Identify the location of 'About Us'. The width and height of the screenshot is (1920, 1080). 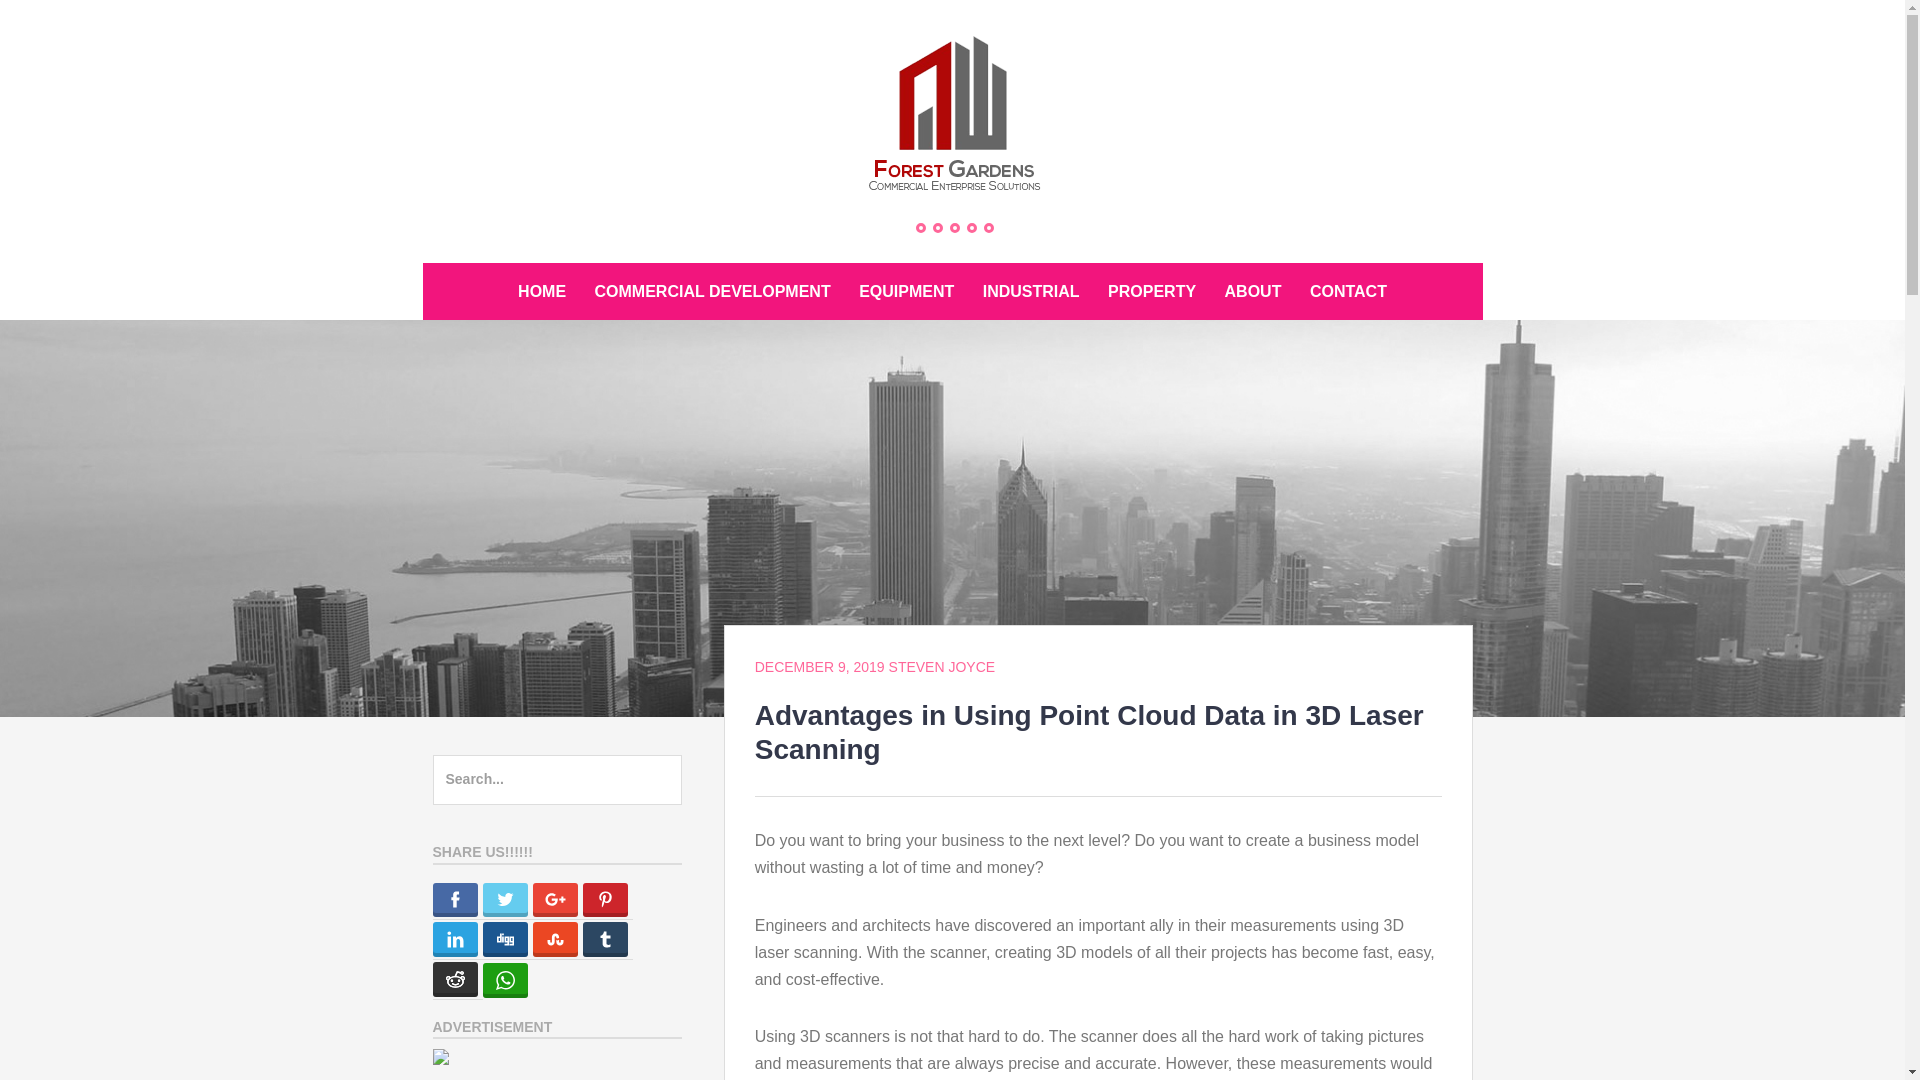
(936, 226).